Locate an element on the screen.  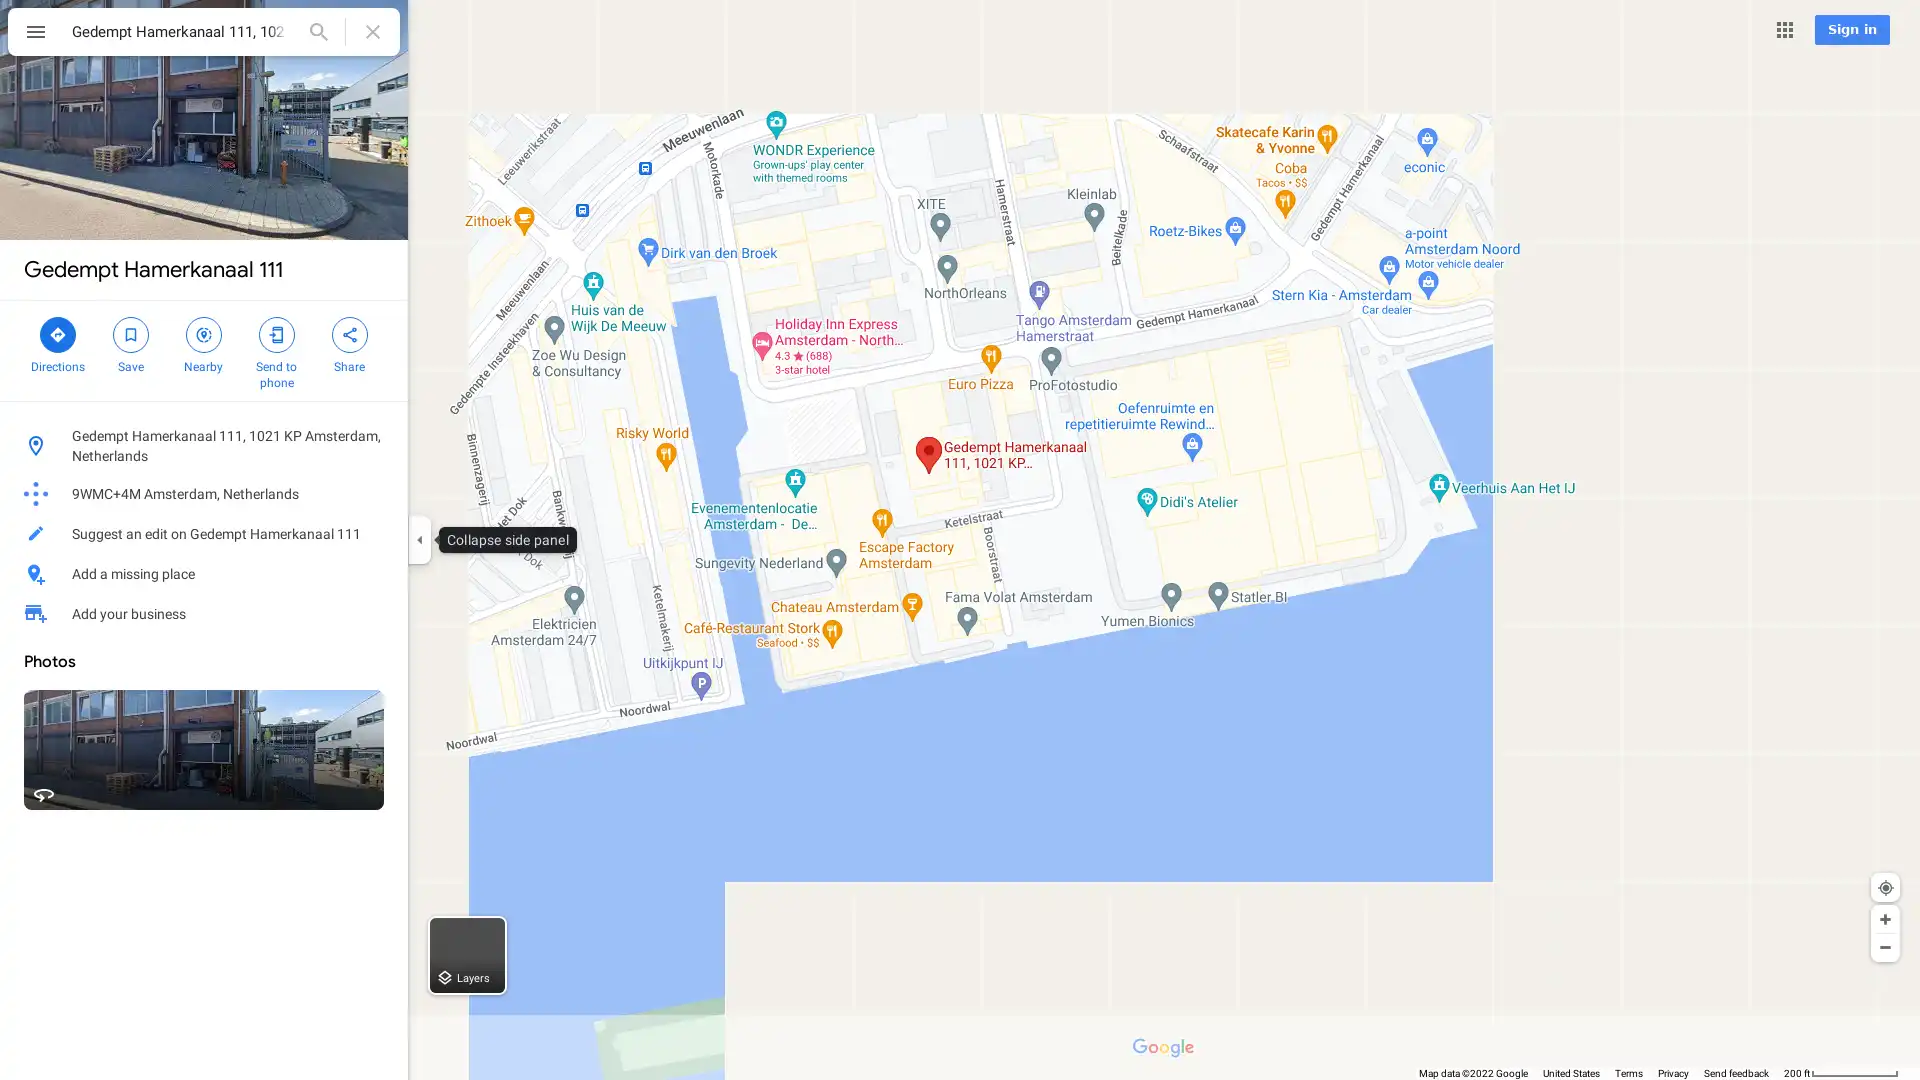
Show Your Location is located at coordinates (1884, 951).